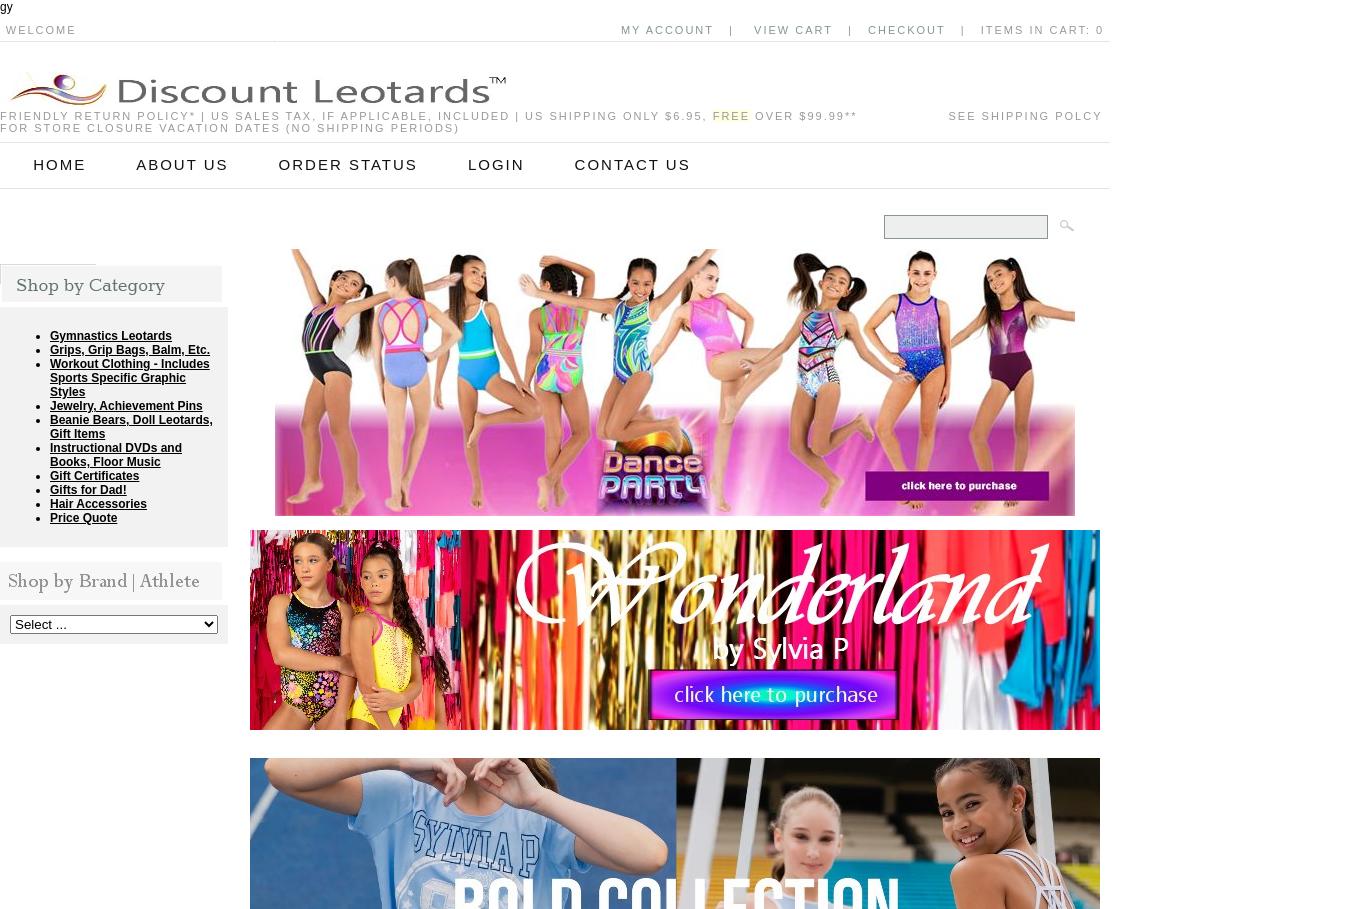 Image resolution: width=1366 pixels, height=909 pixels. What do you see at coordinates (49, 405) in the screenshot?
I see `'Jewelry, Achievement Pins'` at bounding box center [49, 405].